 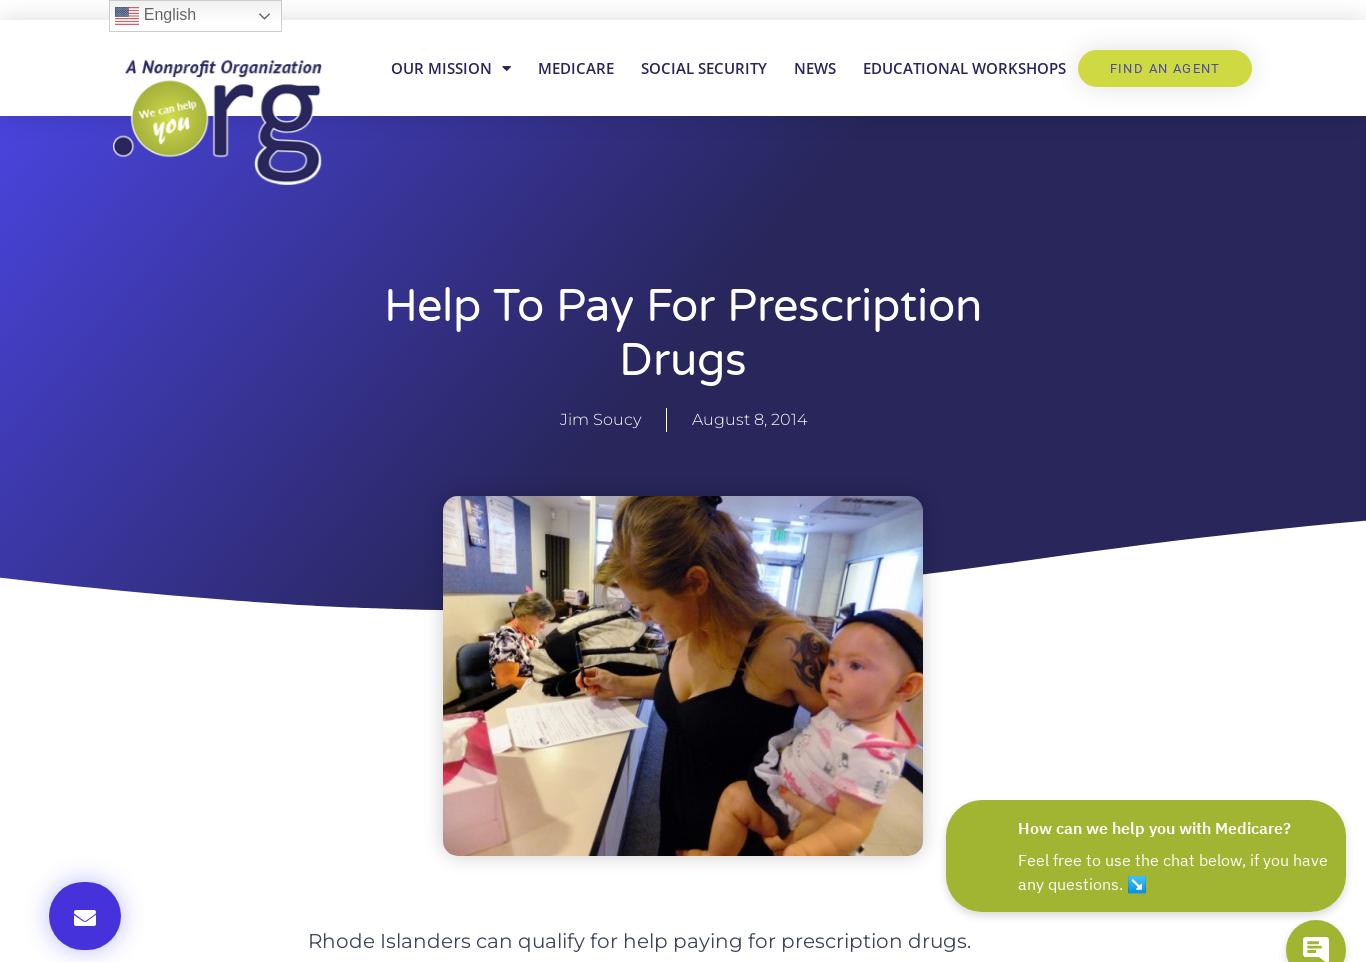 I want to click on 'Jim Soucy', so click(x=558, y=418).